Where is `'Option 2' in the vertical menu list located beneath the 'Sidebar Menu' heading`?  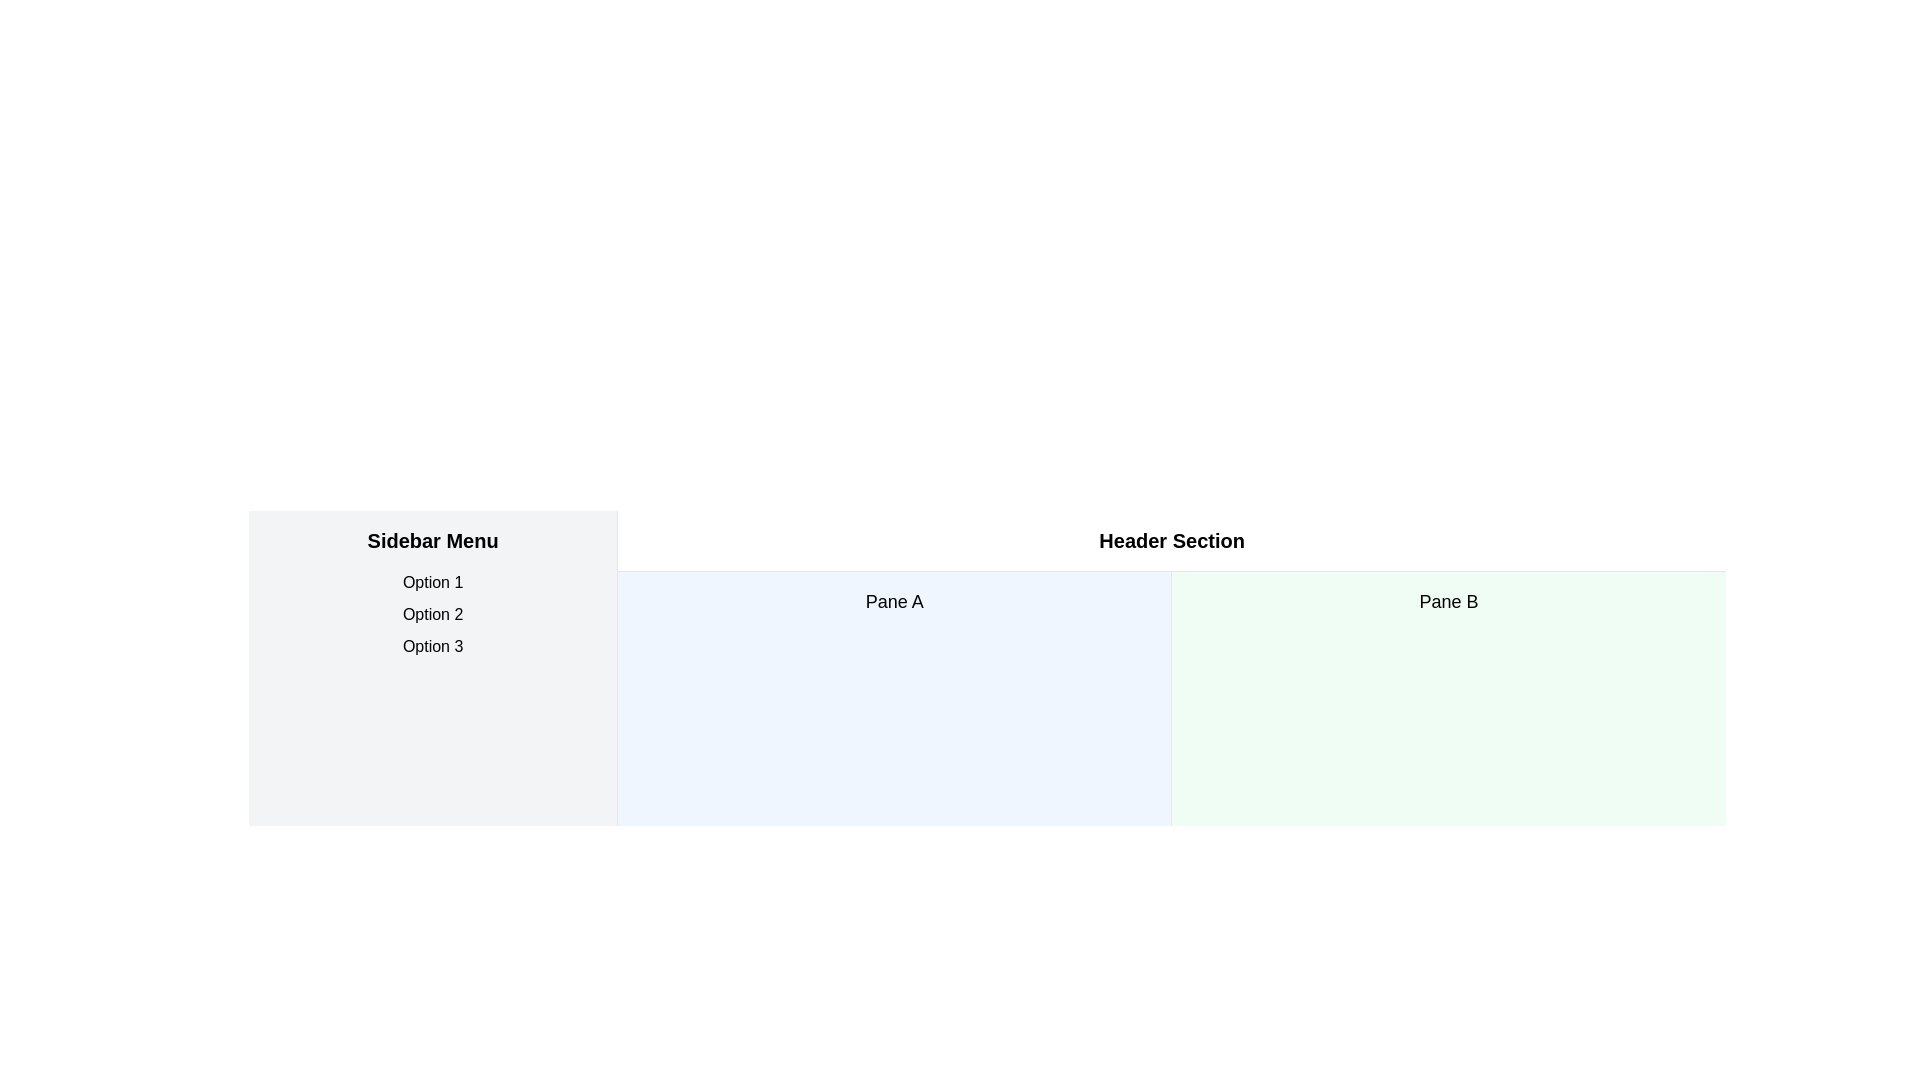
'Option 2' in the vertical menu list located beneath the 'Sidebar Menu' heading is located at coordinates (432, 613).